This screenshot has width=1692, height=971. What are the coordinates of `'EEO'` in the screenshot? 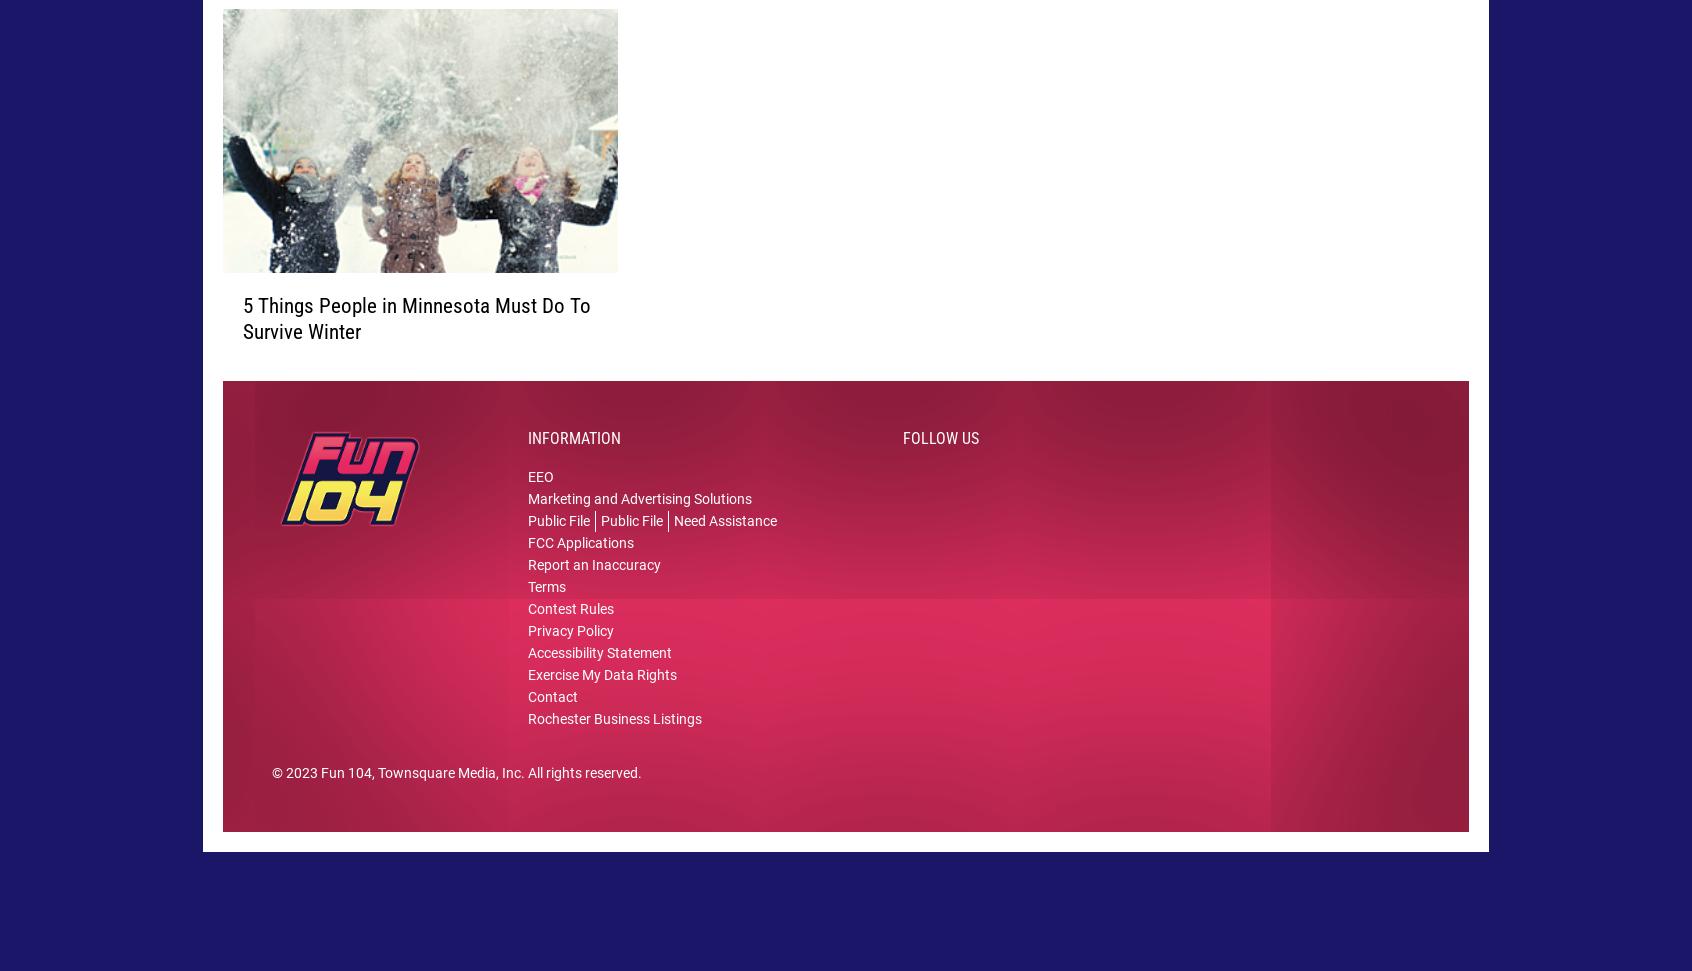 It's located at (540, 507).